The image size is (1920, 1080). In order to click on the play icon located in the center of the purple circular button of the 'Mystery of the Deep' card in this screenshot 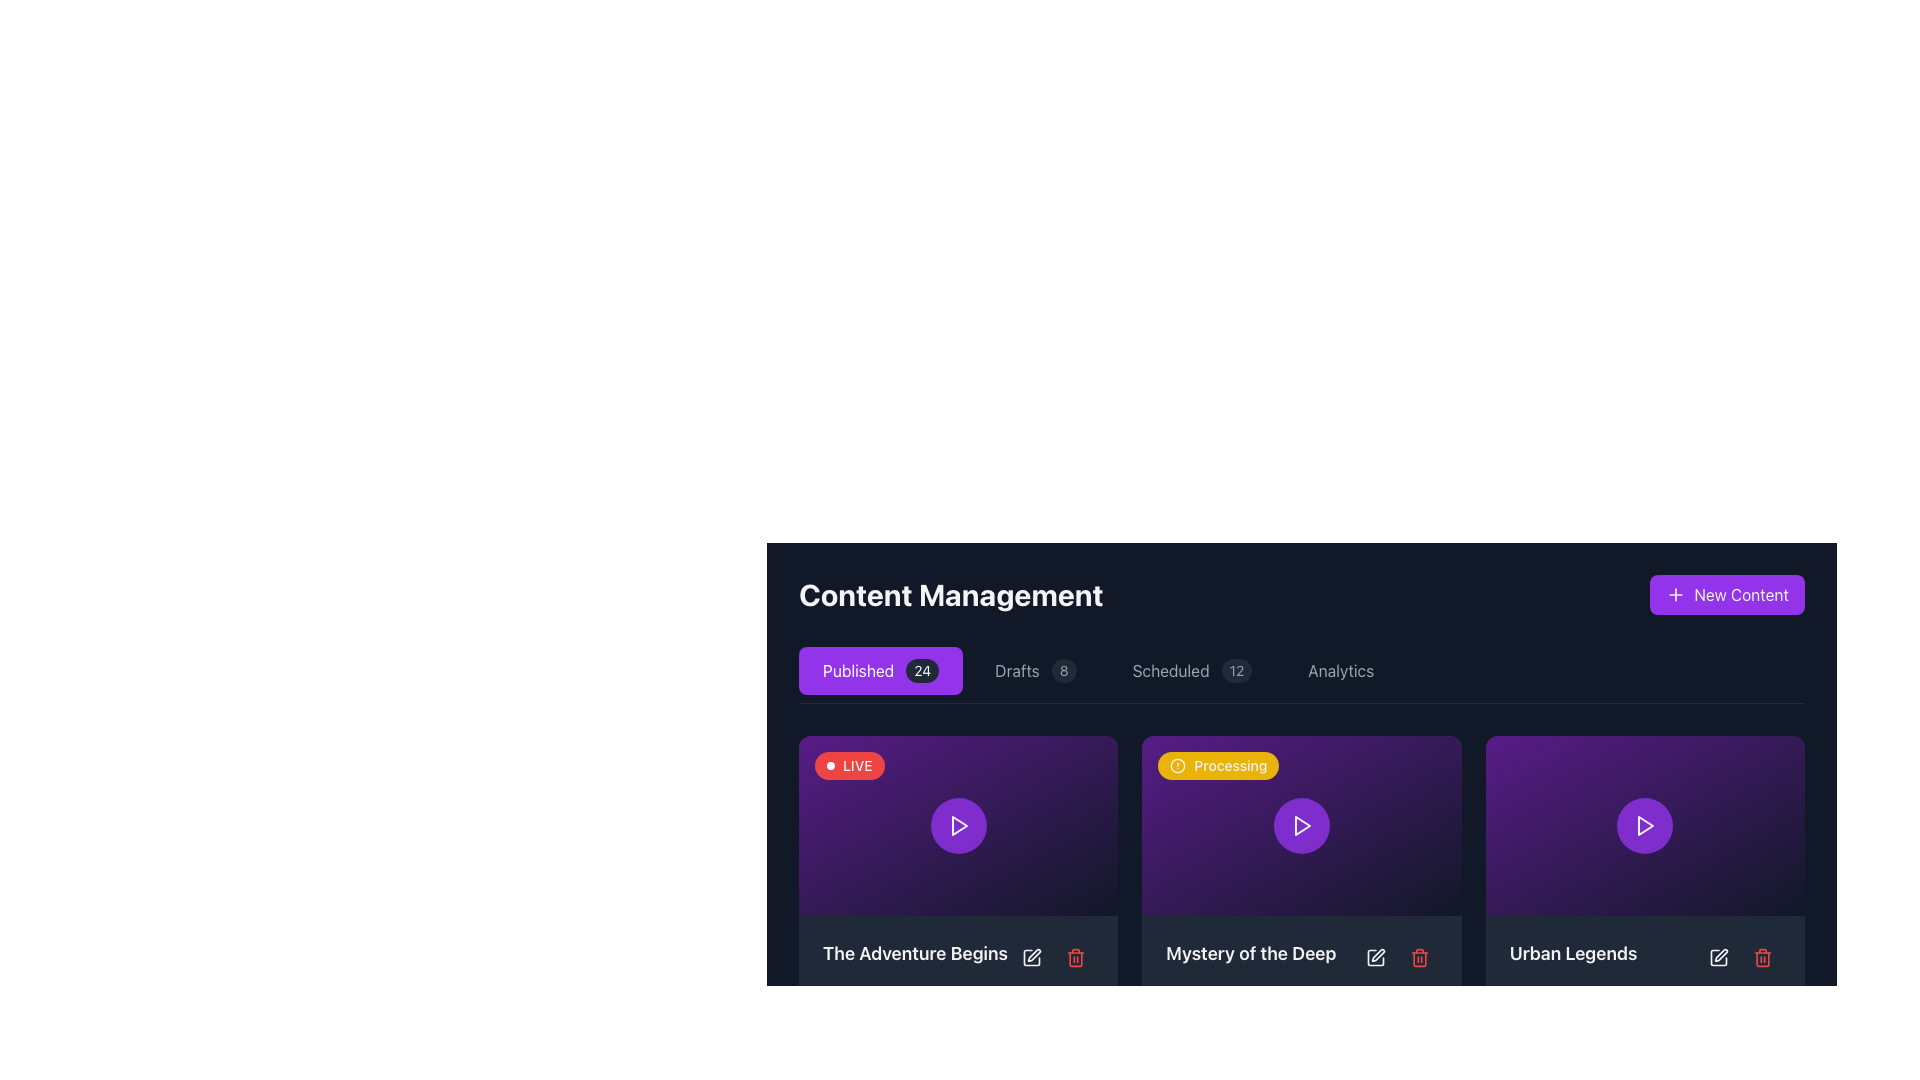, I will do `click(1302, 825)`.